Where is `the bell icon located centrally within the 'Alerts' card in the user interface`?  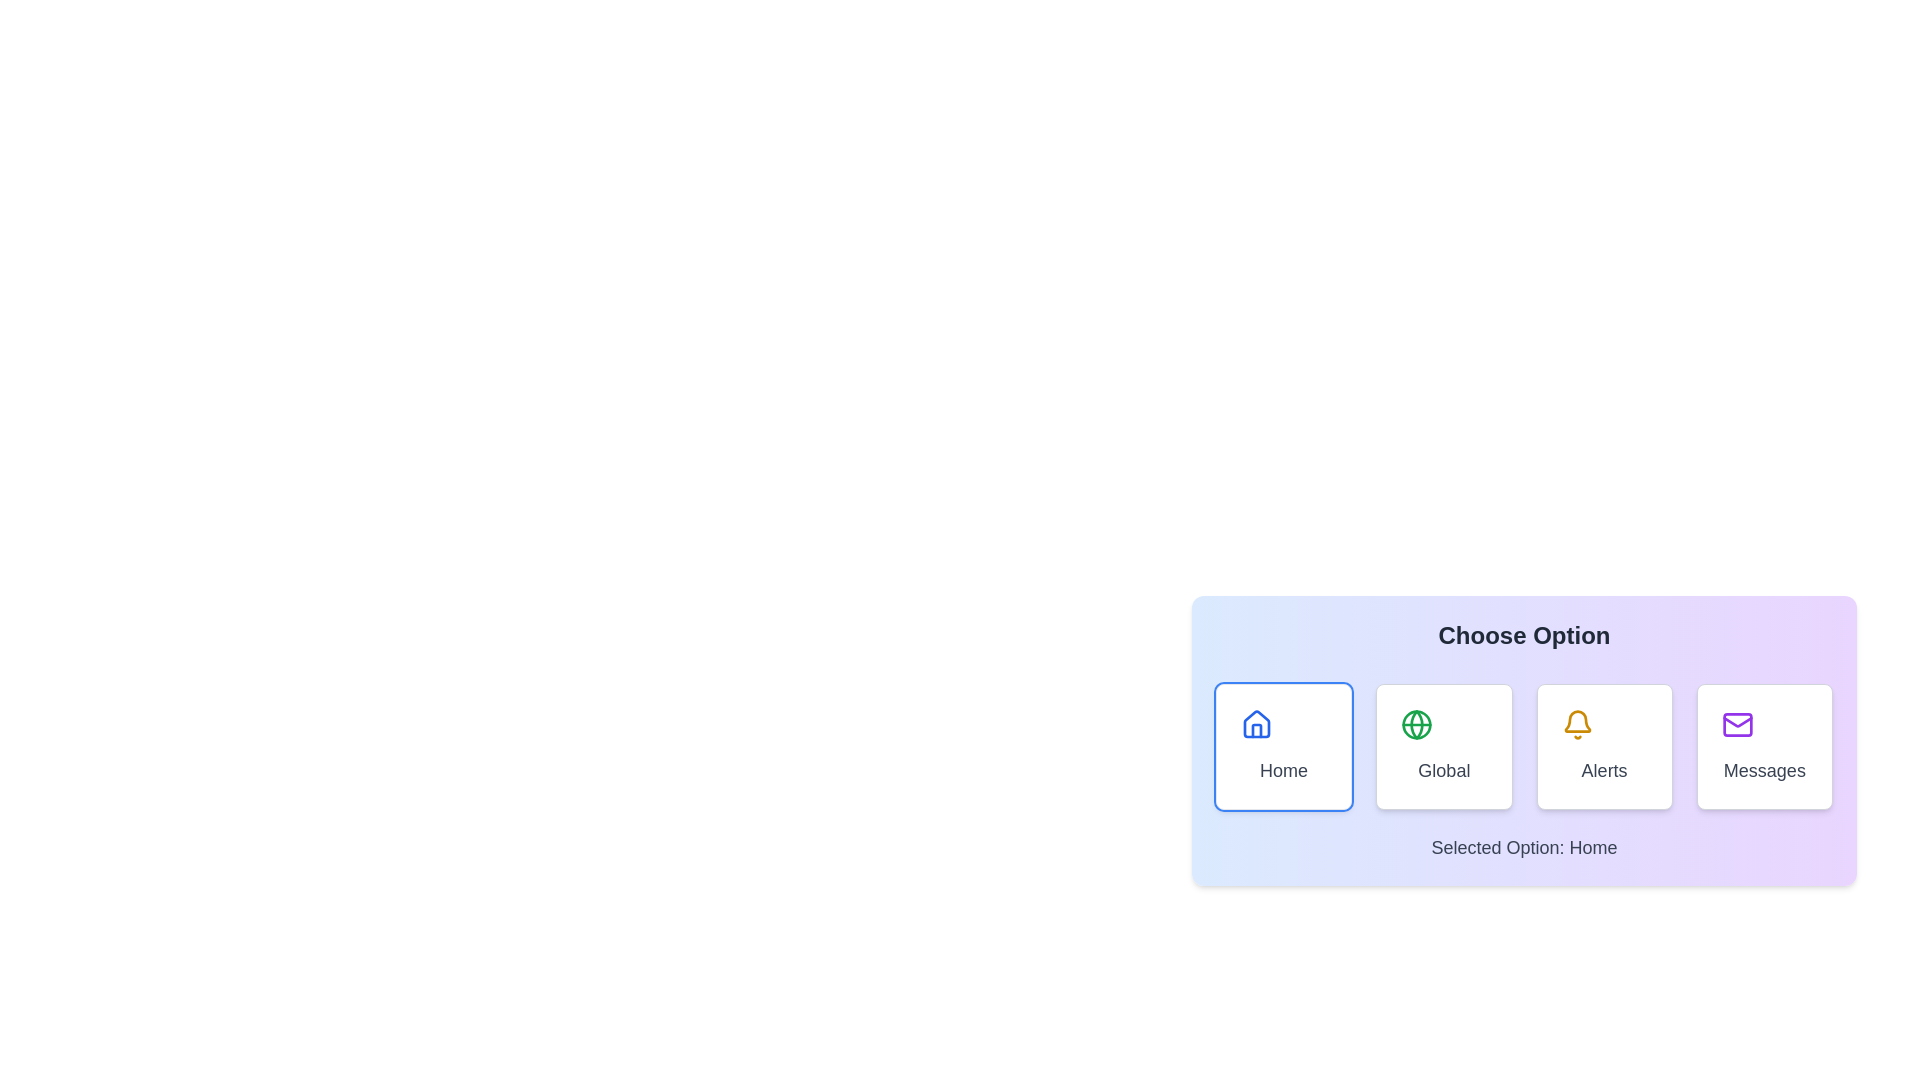
the bell icon located centrally within the 'Alerts' card in the user interface is located at coordinates (1576, 725).